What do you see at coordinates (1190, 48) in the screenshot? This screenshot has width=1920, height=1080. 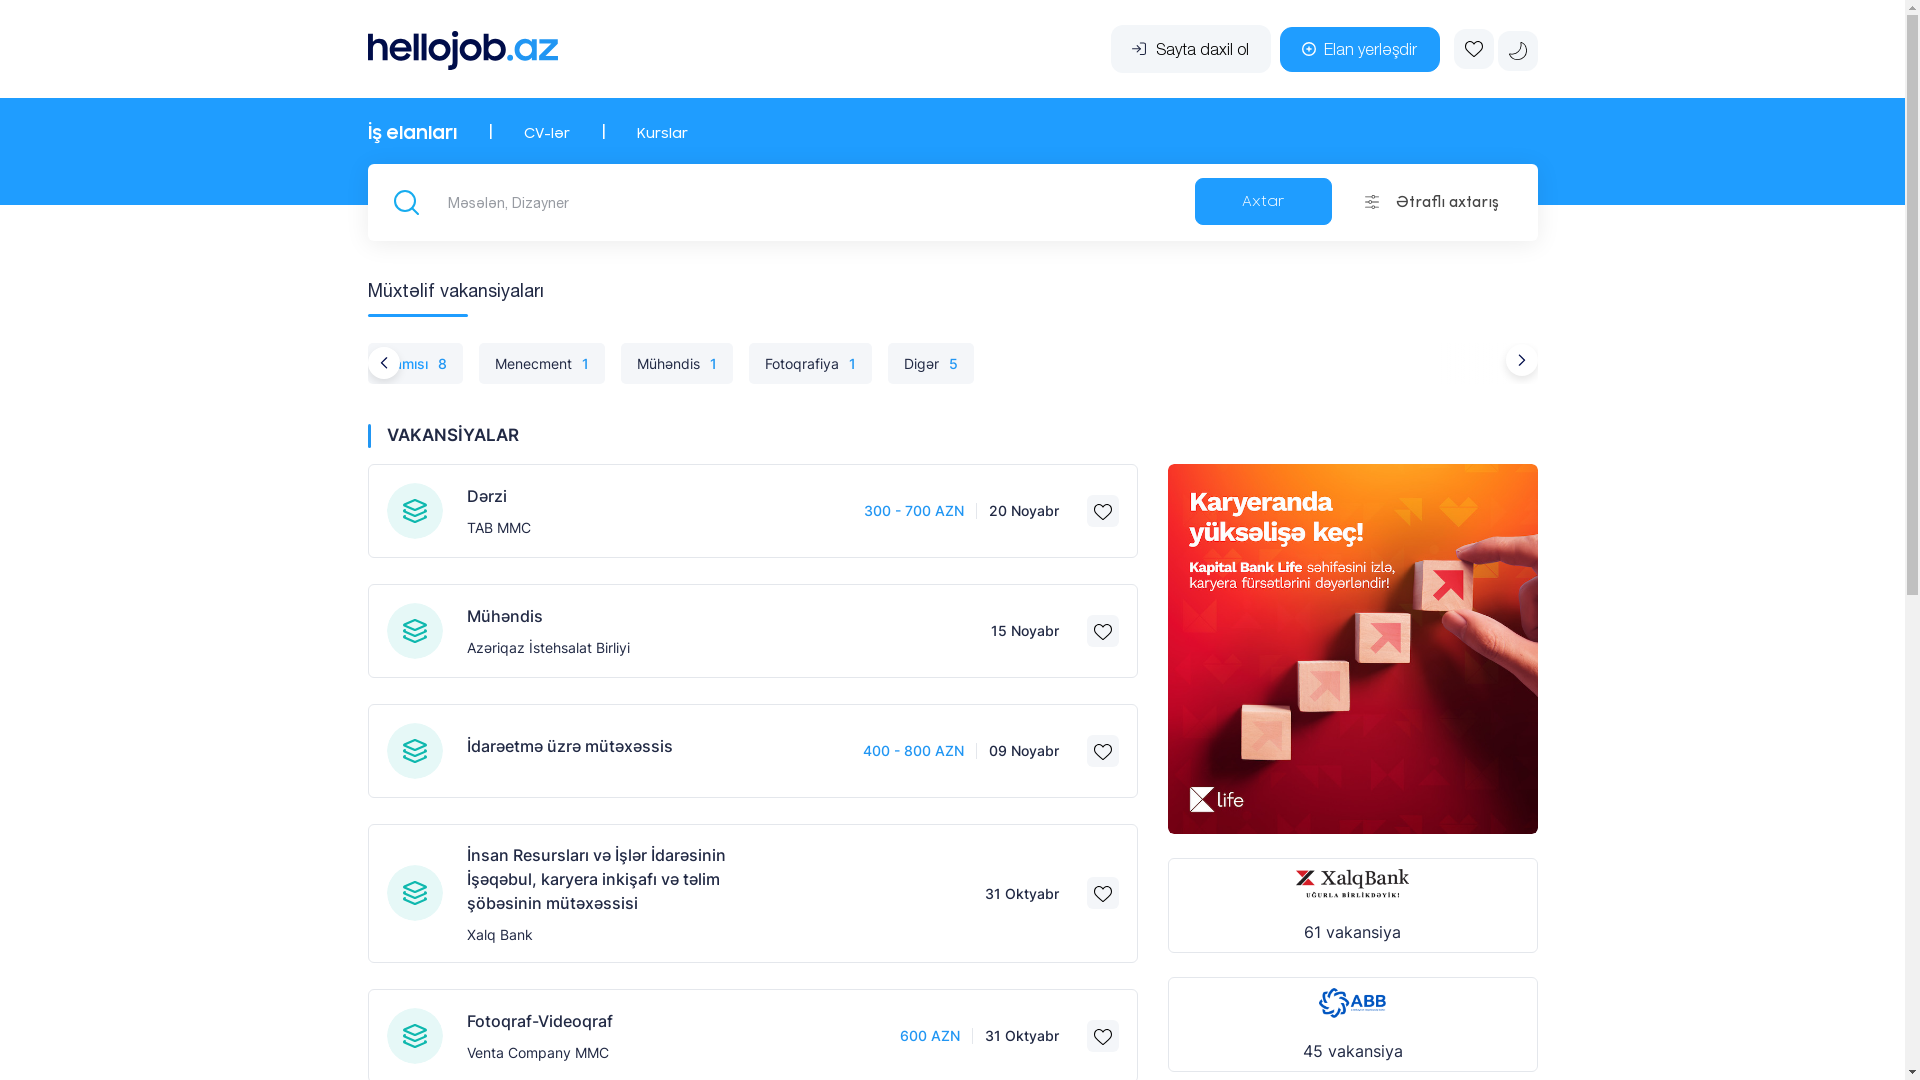 I see `'Sayta daxil ol'` at bounding box center [1190, 48].